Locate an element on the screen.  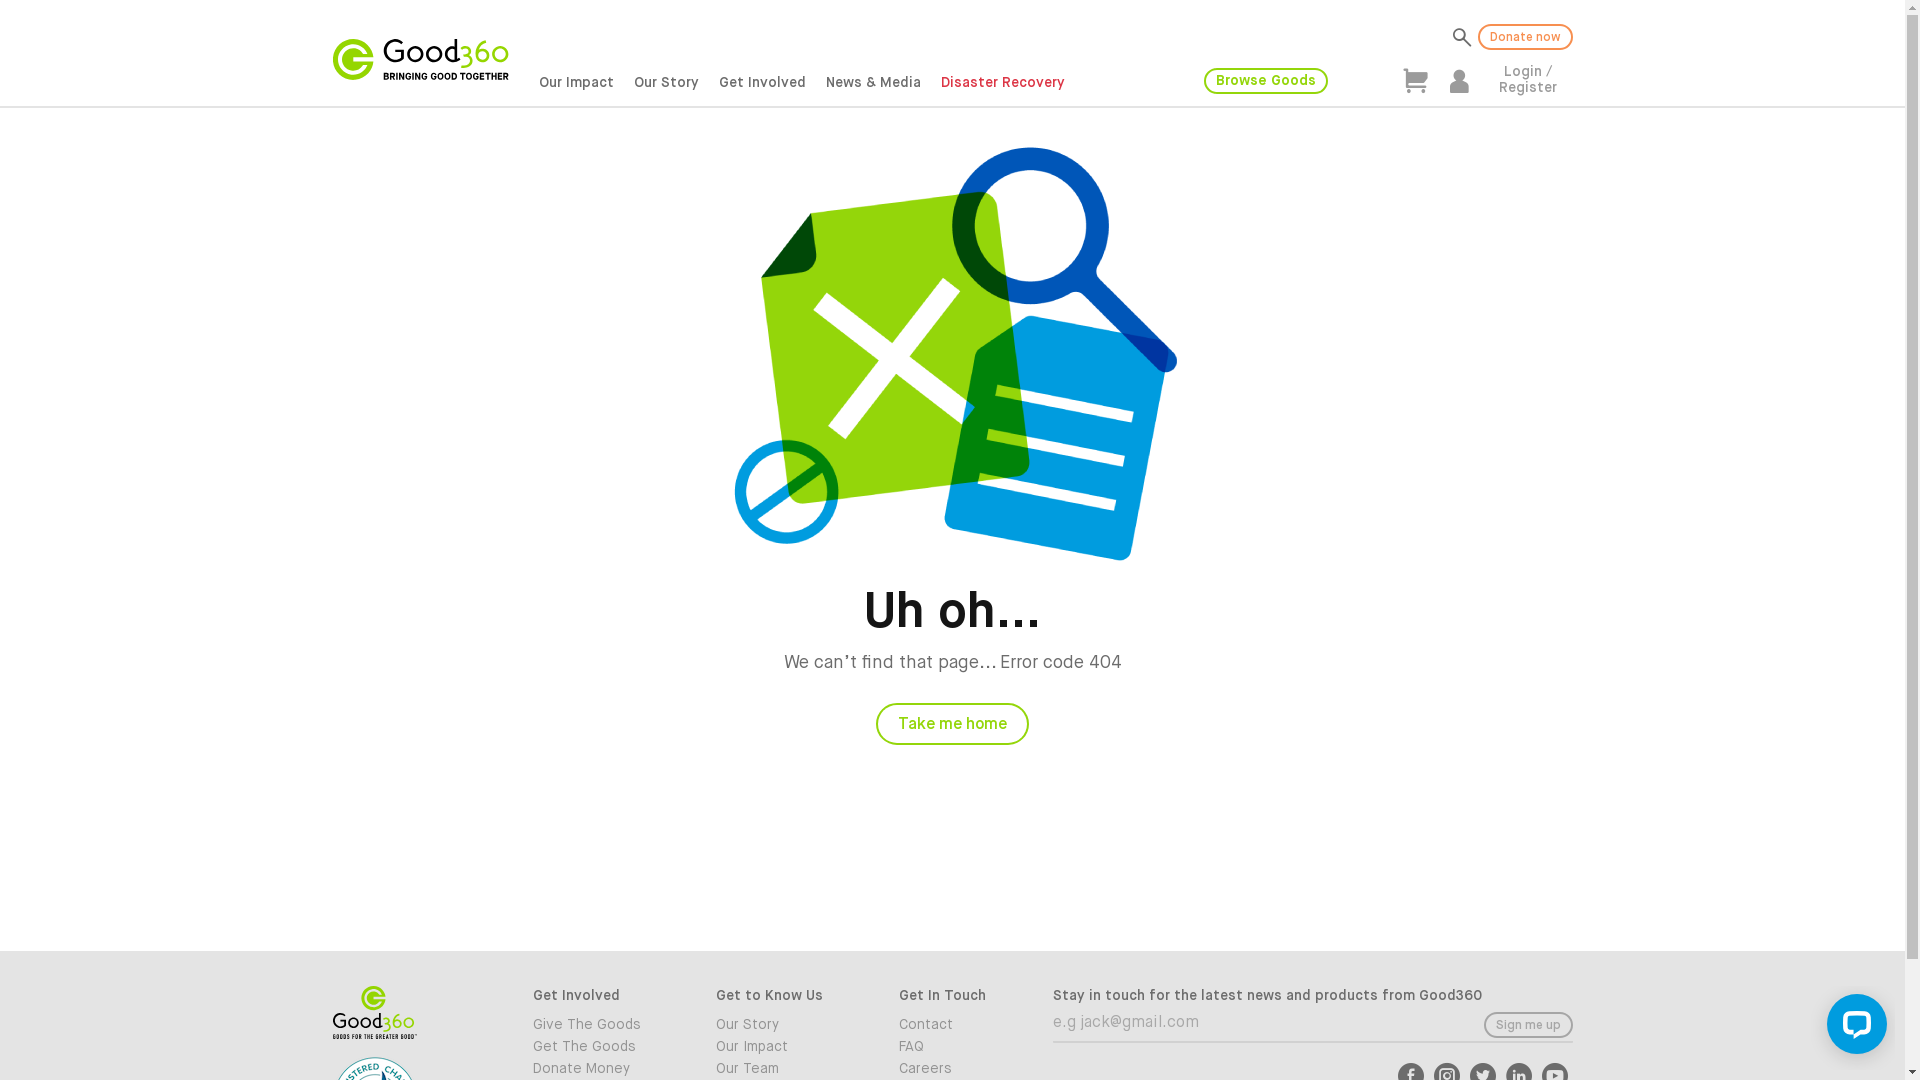
'Sign me up' is located at coordinates (1527, 1025).